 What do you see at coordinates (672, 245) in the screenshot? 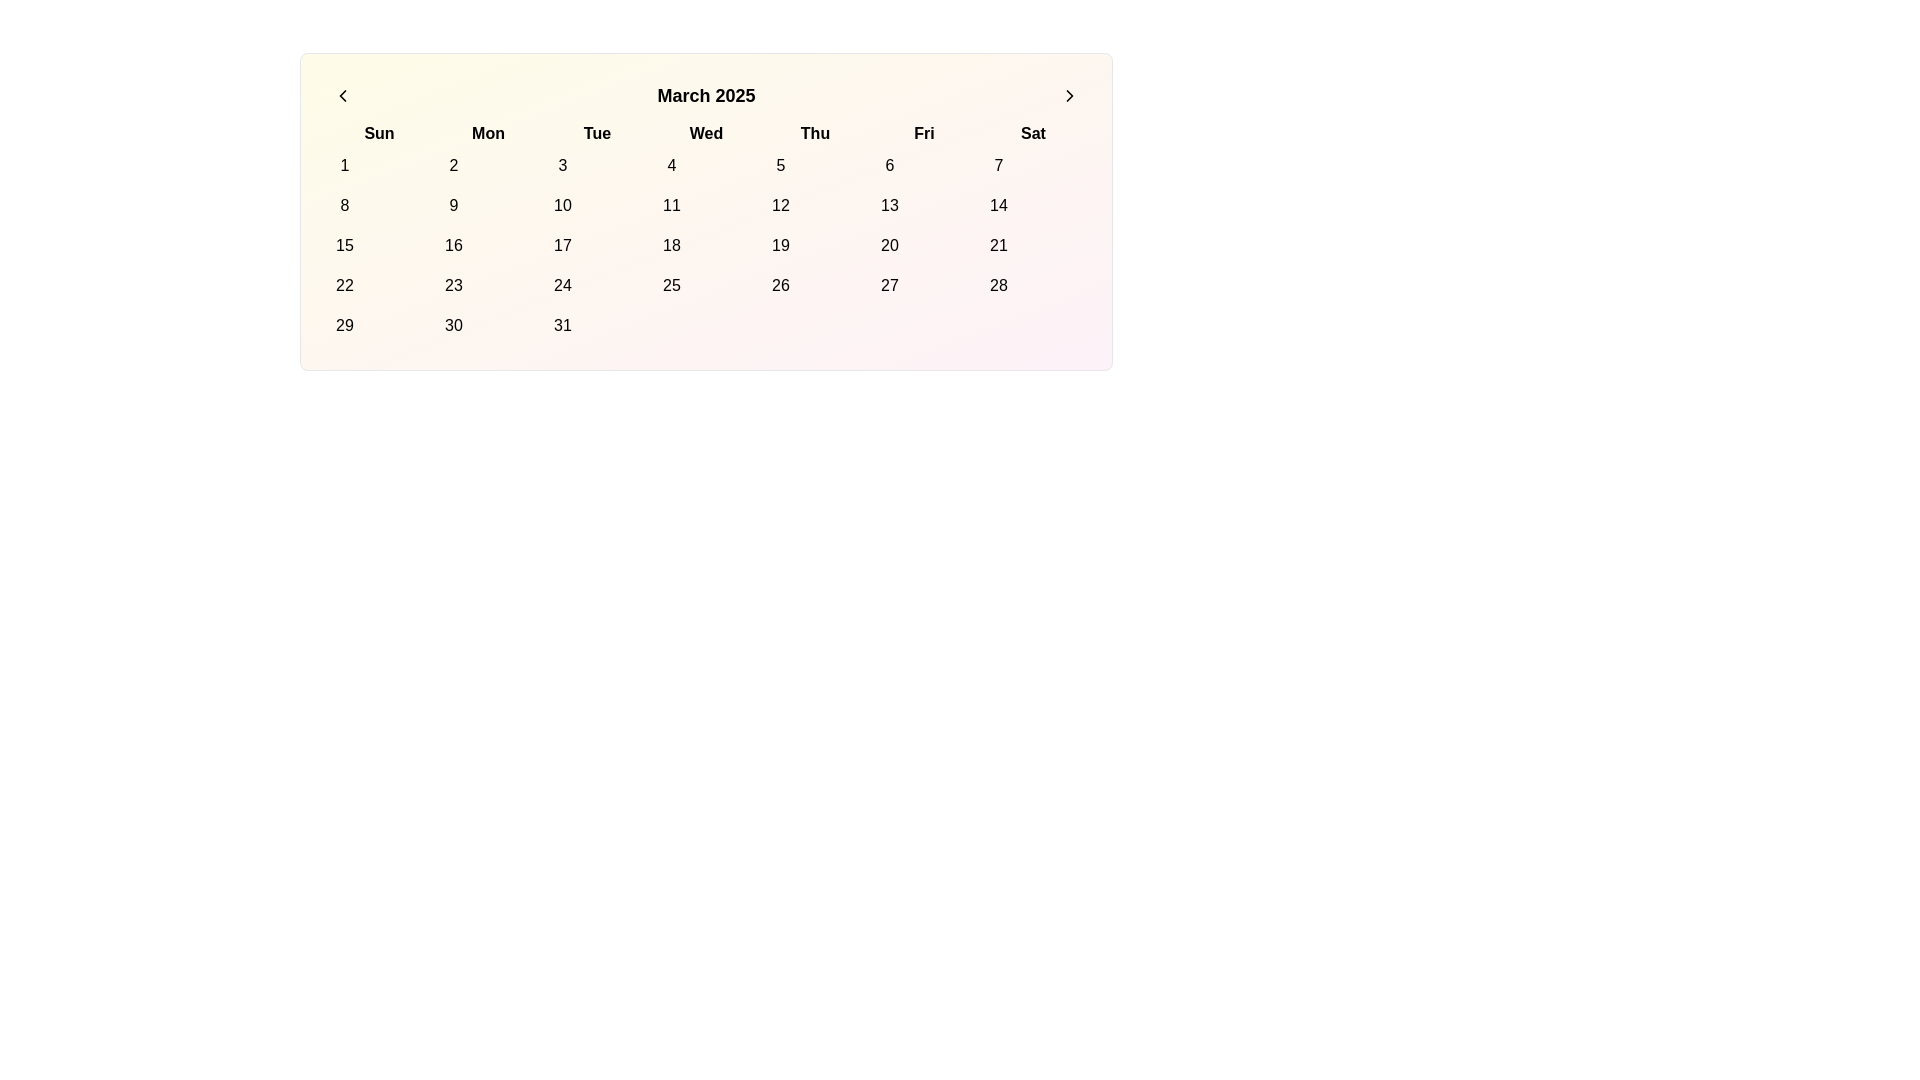
I see `the date selection button for '18' located in the fourth column and third row of the calendar grid under 'Wed'` at bounding box center [672, 245].